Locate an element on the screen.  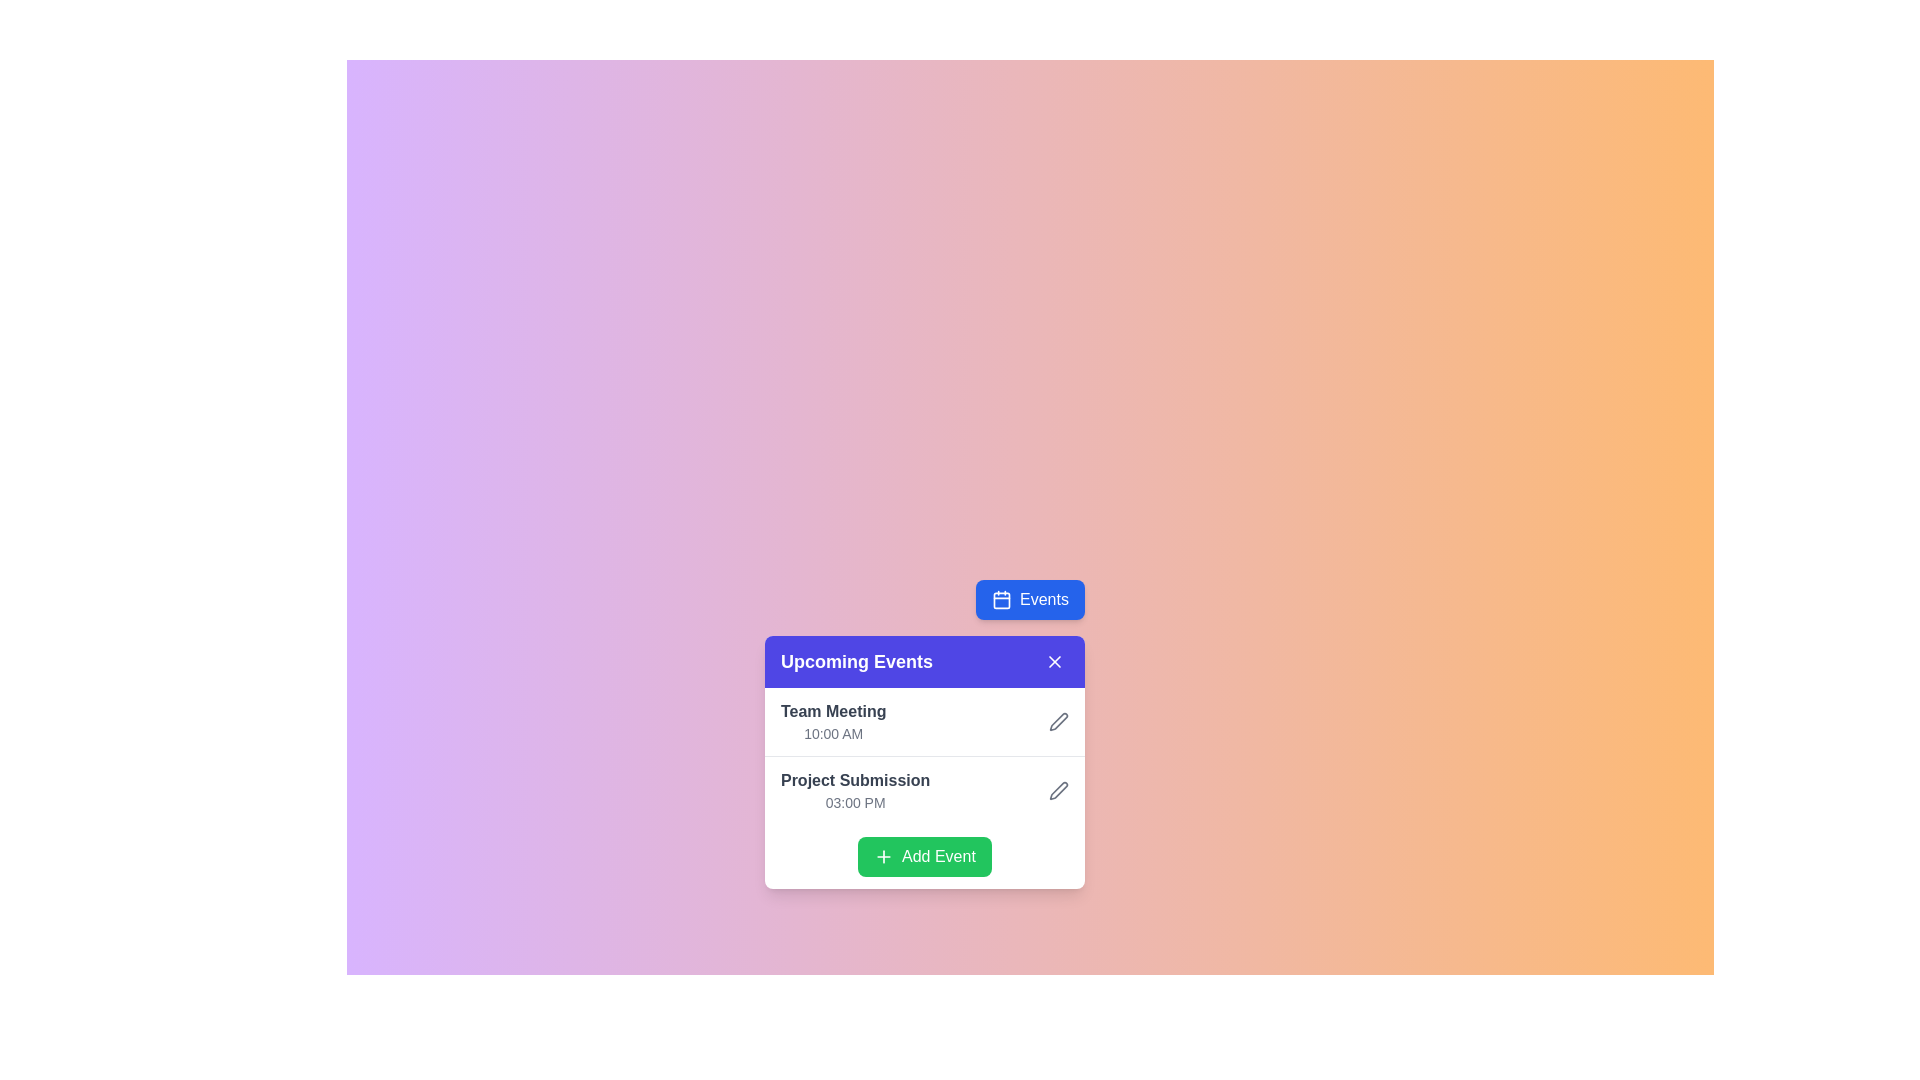
the time label indicating the scheduled time for the 'Project Submission' event located in the lower-right section of the 'Upcoming Events' card is located at coordinates (855, 801).